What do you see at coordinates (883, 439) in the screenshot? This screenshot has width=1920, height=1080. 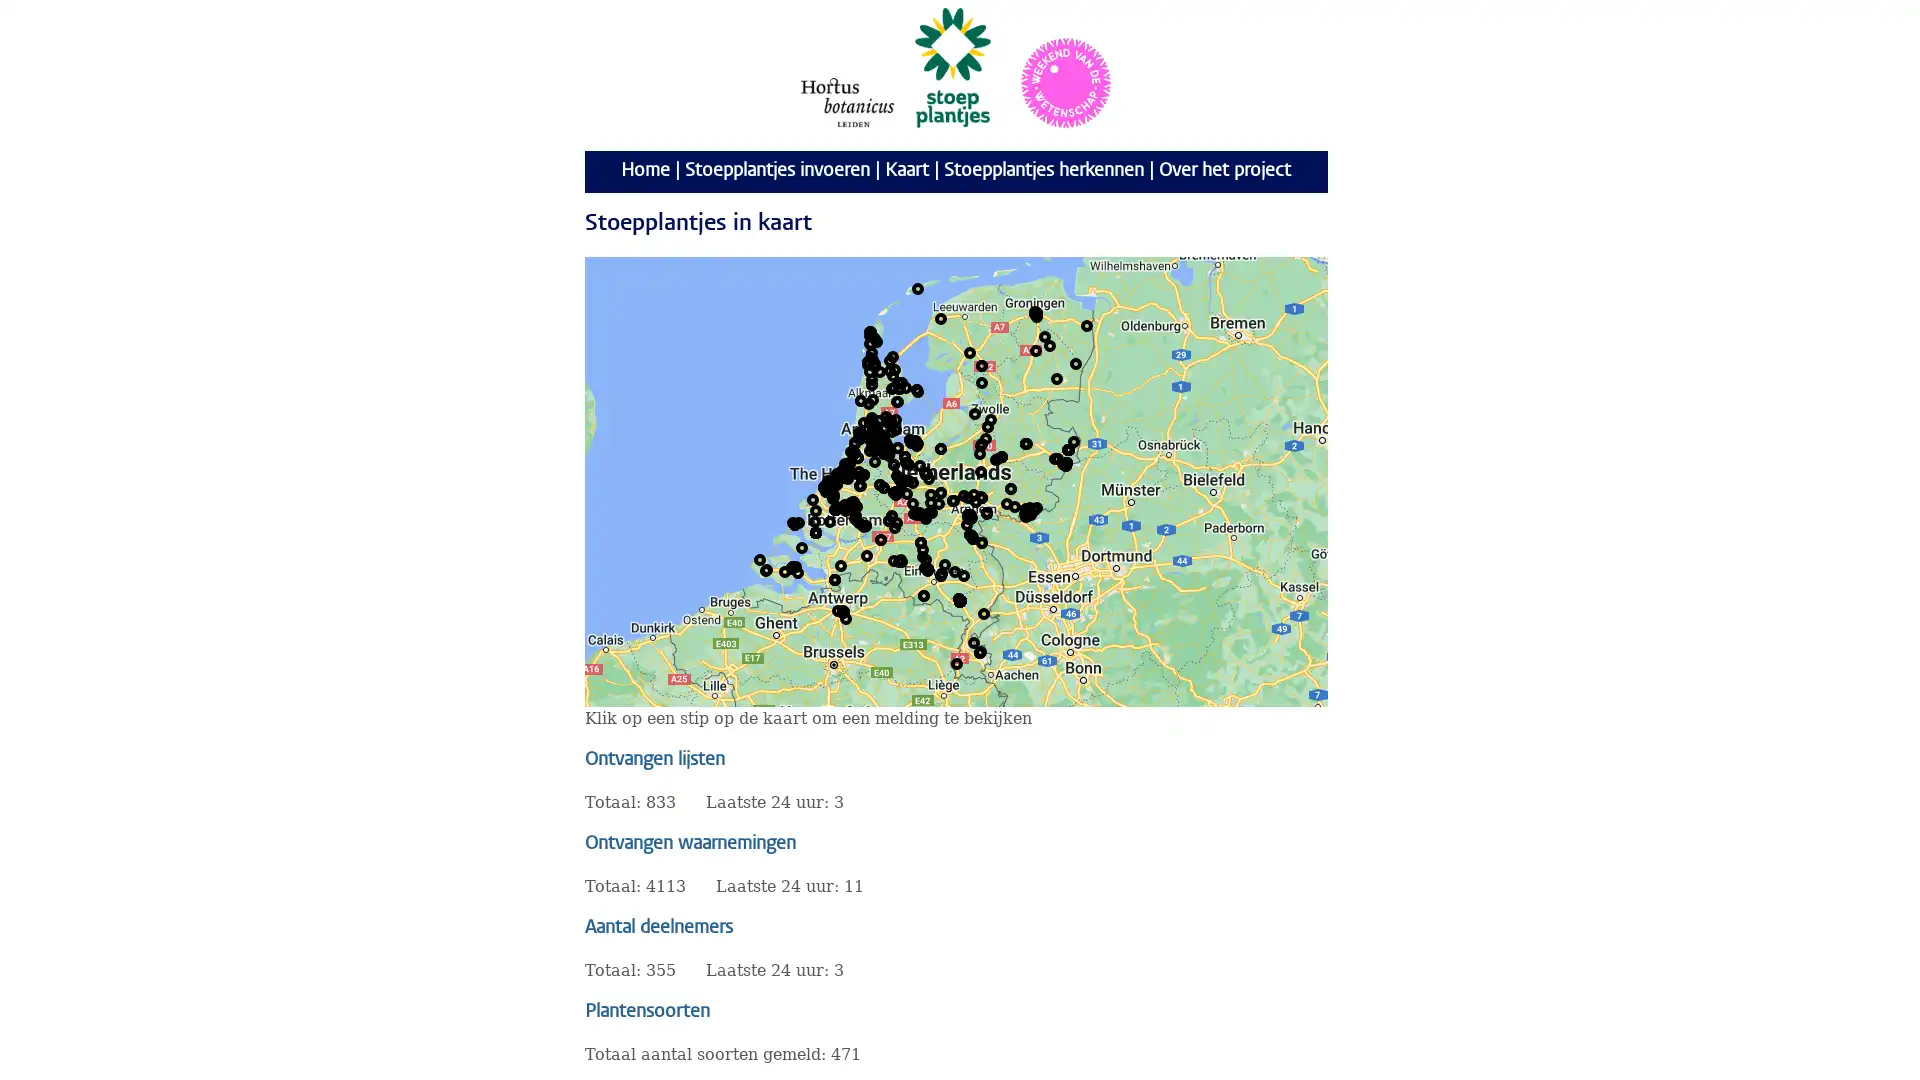 I see `Telling van Ariela op 09 mei 2022` at bounding box center [883, 439].